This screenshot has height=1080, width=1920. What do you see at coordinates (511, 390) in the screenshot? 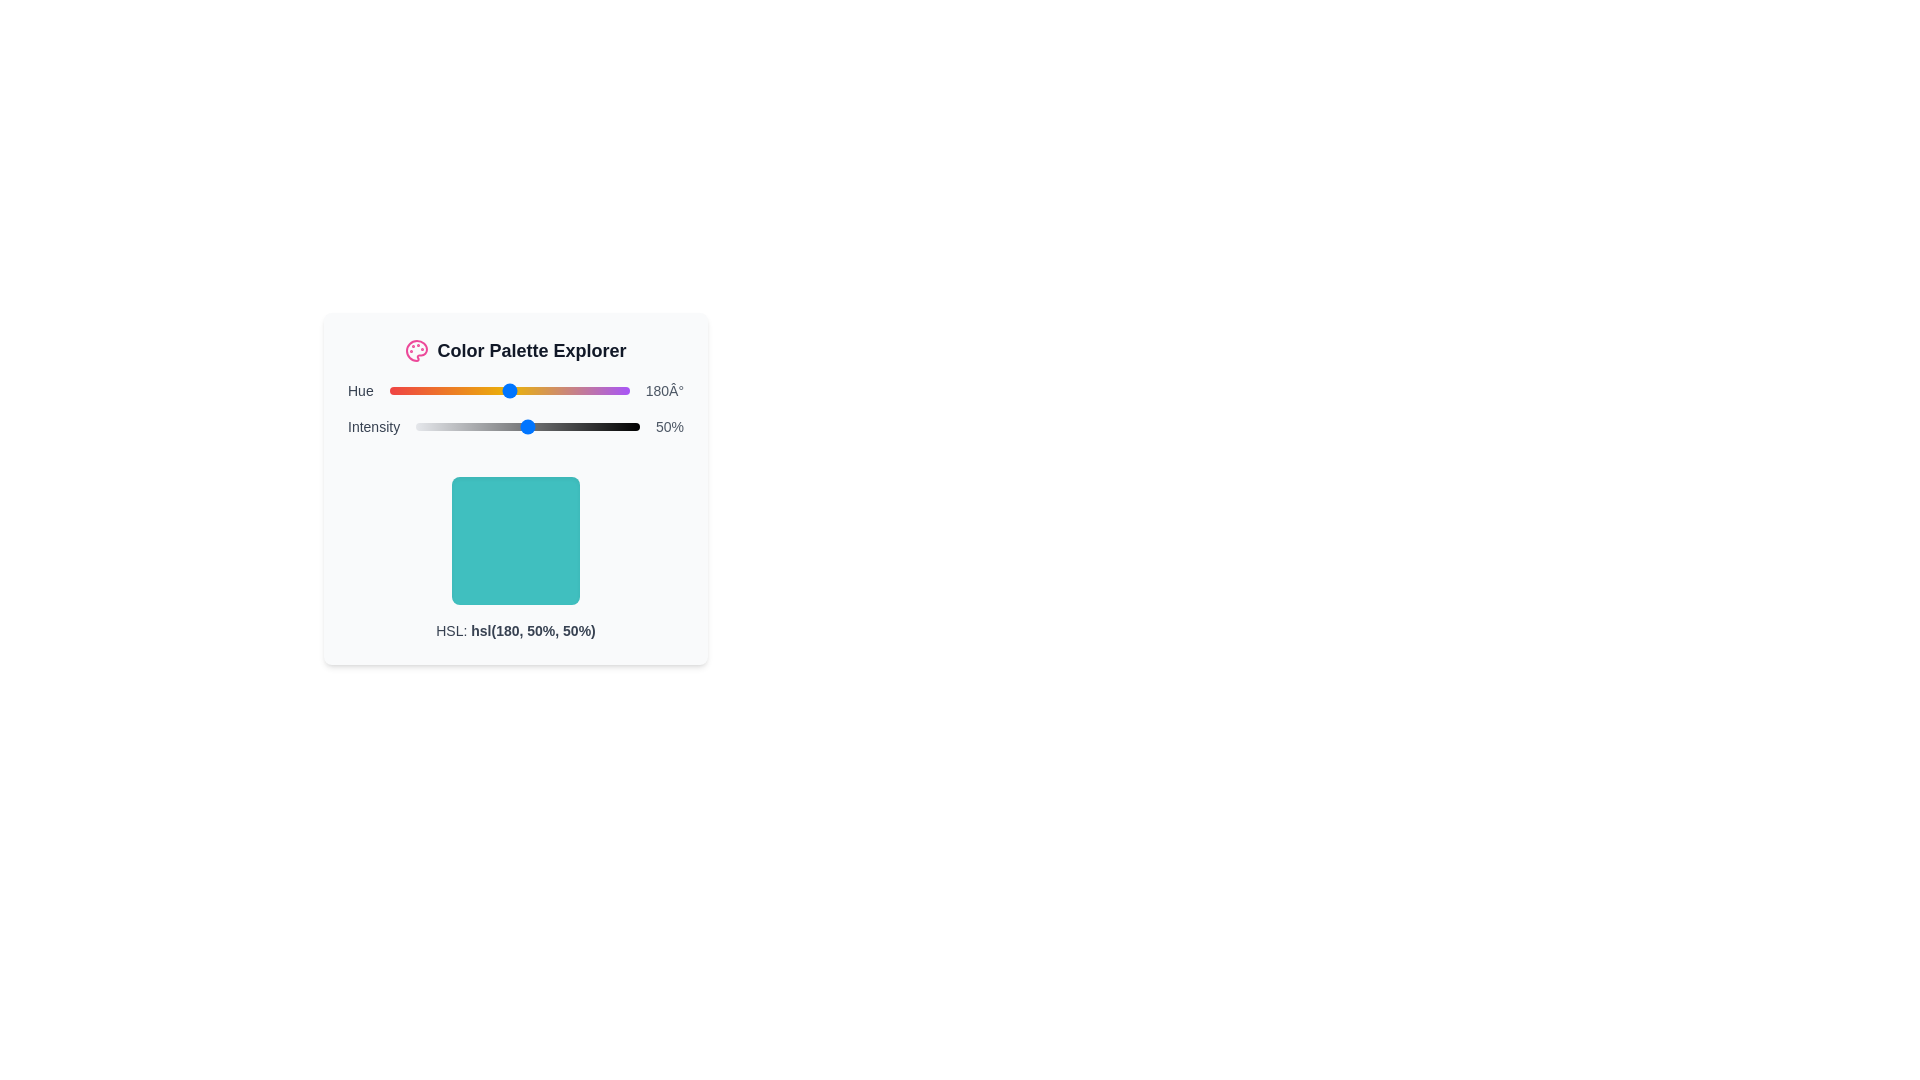
I see `the hue slider to set the hue to 183 degrees` at bounding box center [511, 390].